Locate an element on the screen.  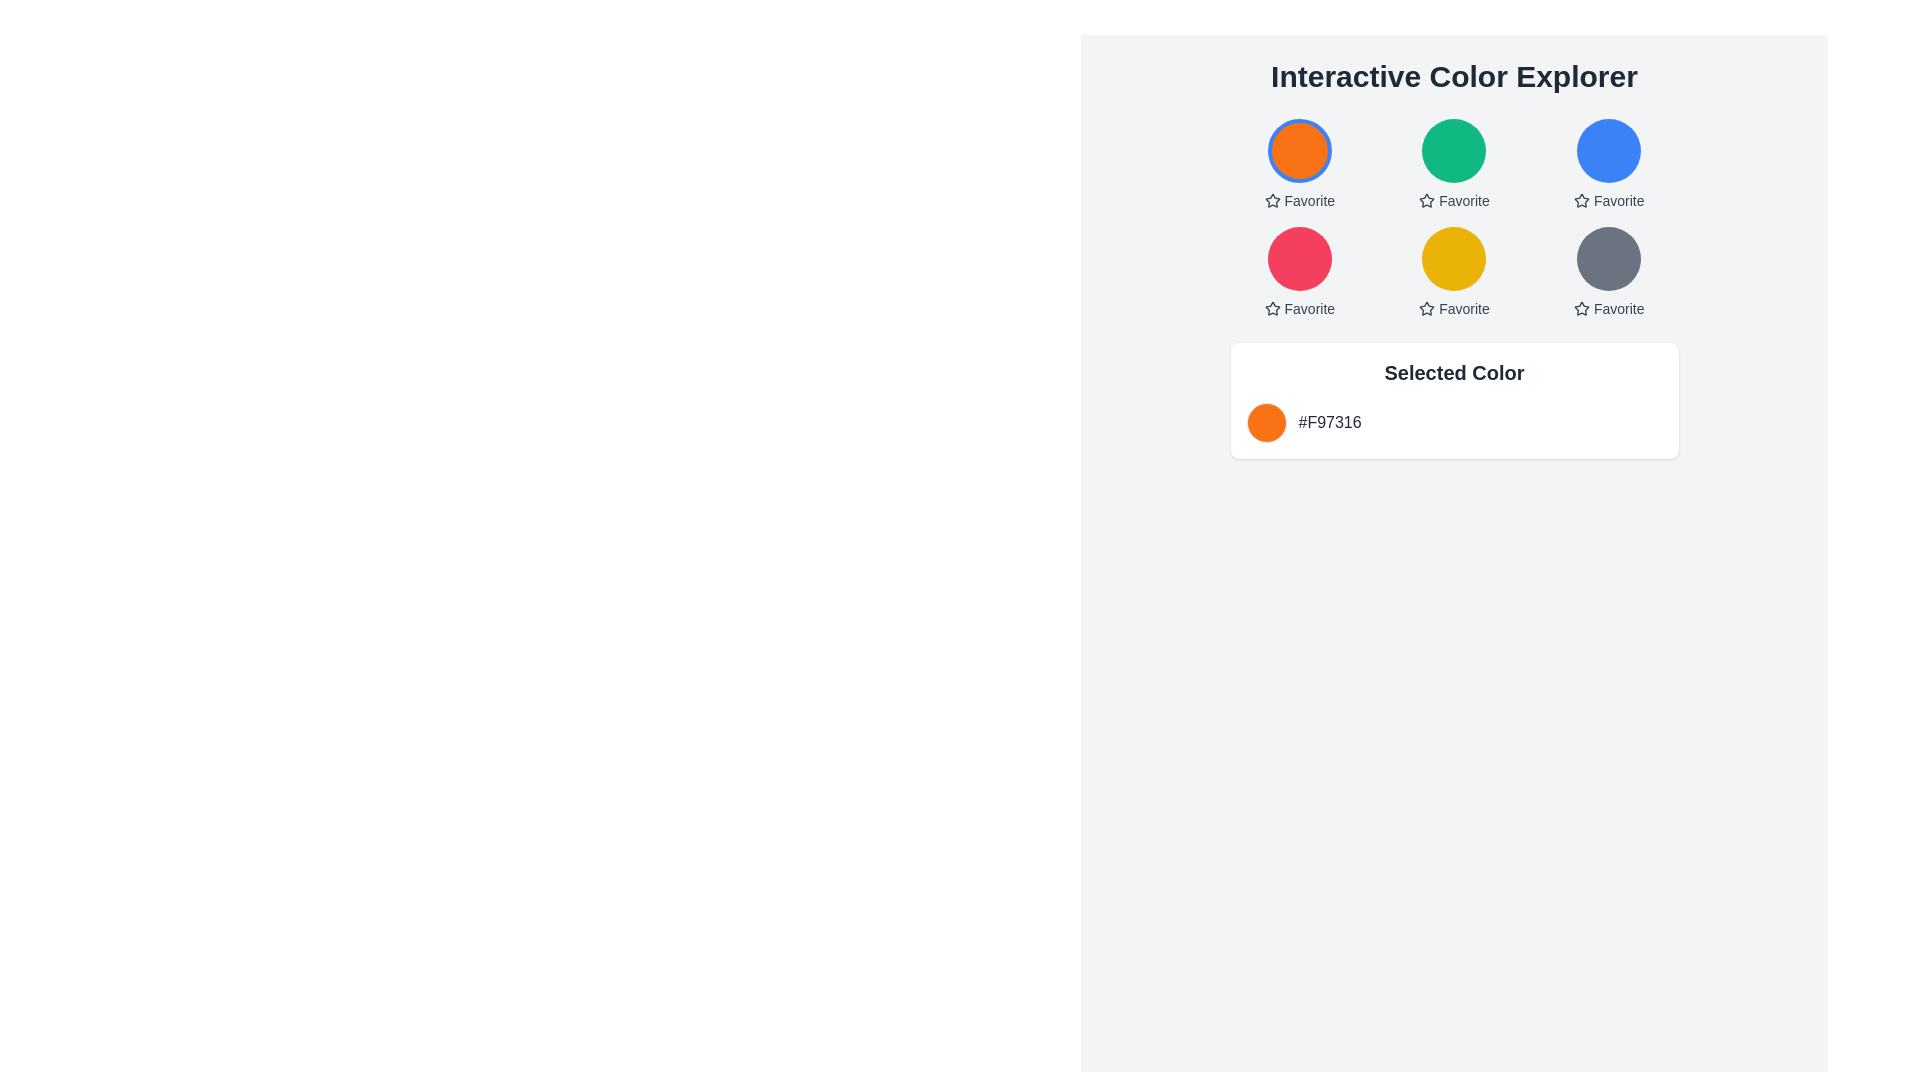
the interactive circular button representing a color option located in the middle row of the grid layout below the 'Interactive Color Explorer' header is located at coordinates (1454, 289).